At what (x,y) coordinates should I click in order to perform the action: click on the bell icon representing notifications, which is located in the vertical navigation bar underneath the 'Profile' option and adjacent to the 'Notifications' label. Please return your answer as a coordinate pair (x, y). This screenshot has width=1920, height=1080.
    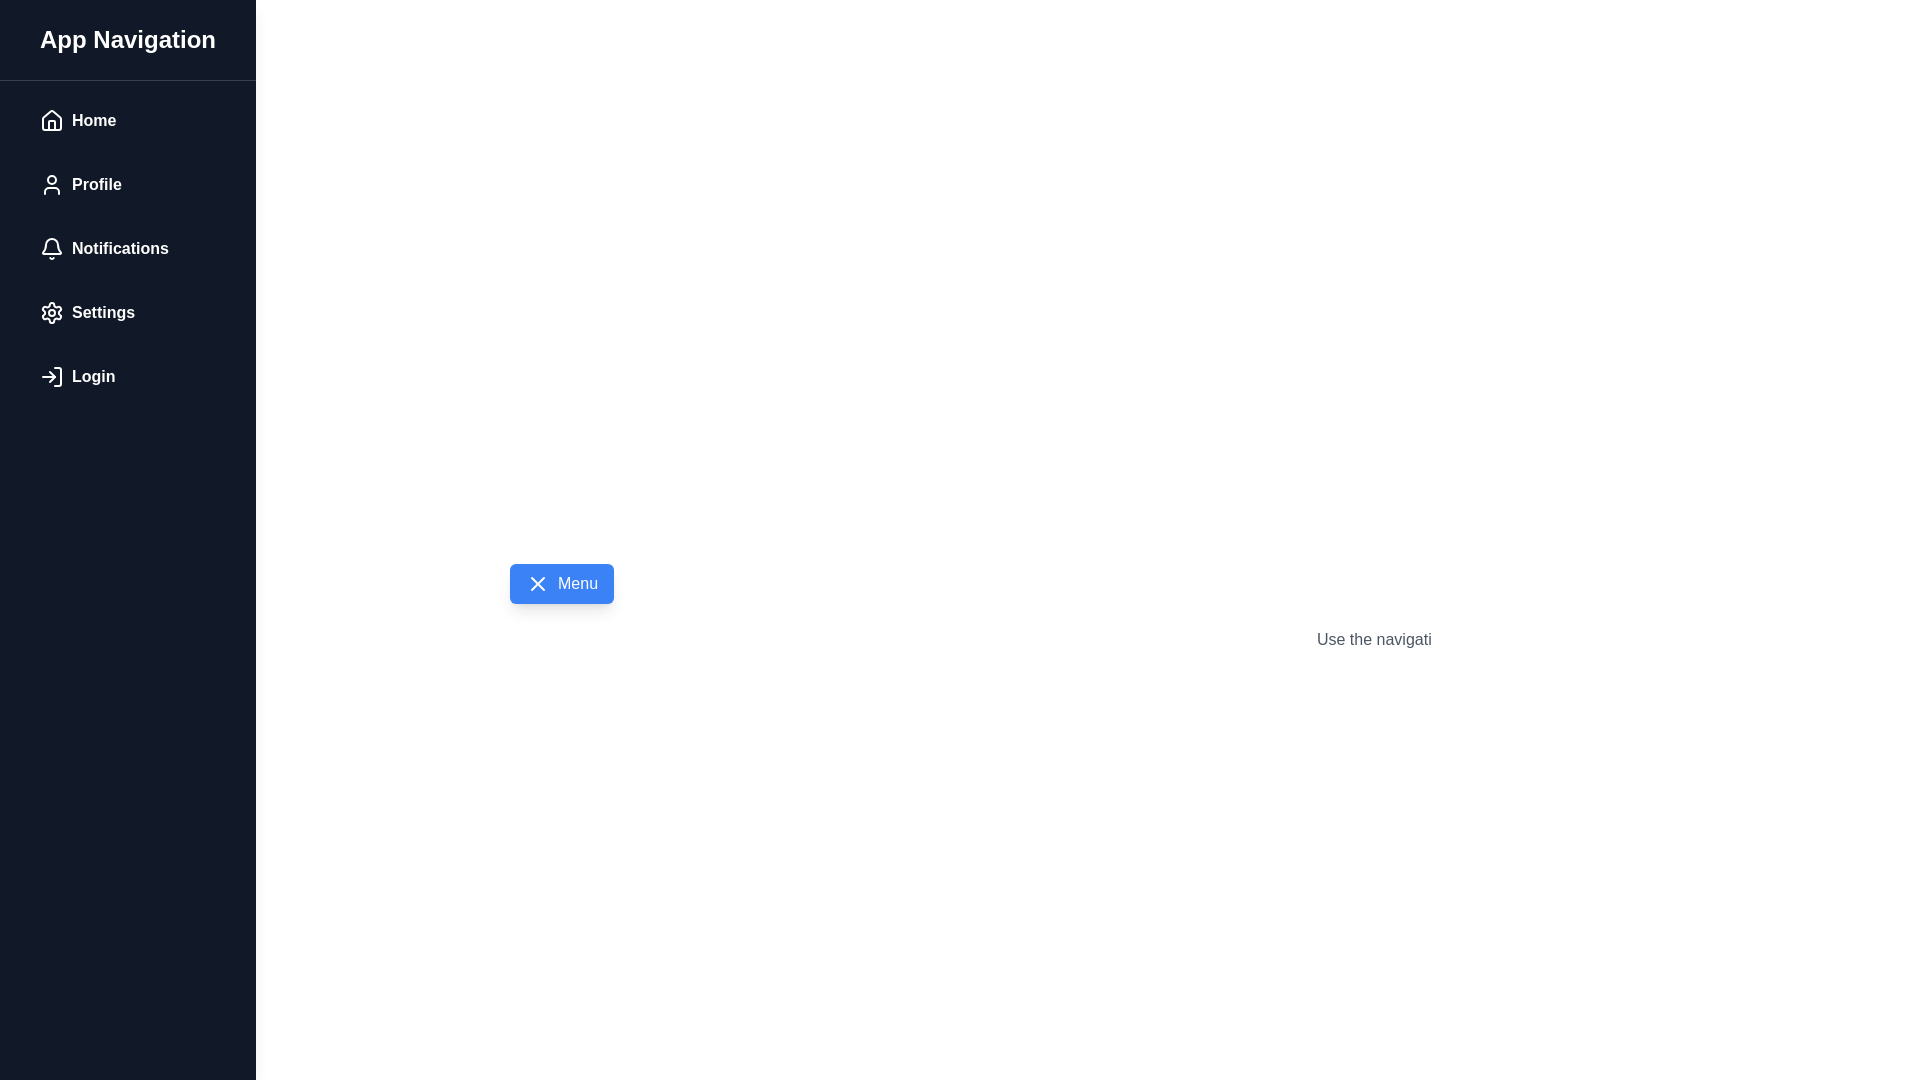
    Looking at the image, I should click on (52, 248).